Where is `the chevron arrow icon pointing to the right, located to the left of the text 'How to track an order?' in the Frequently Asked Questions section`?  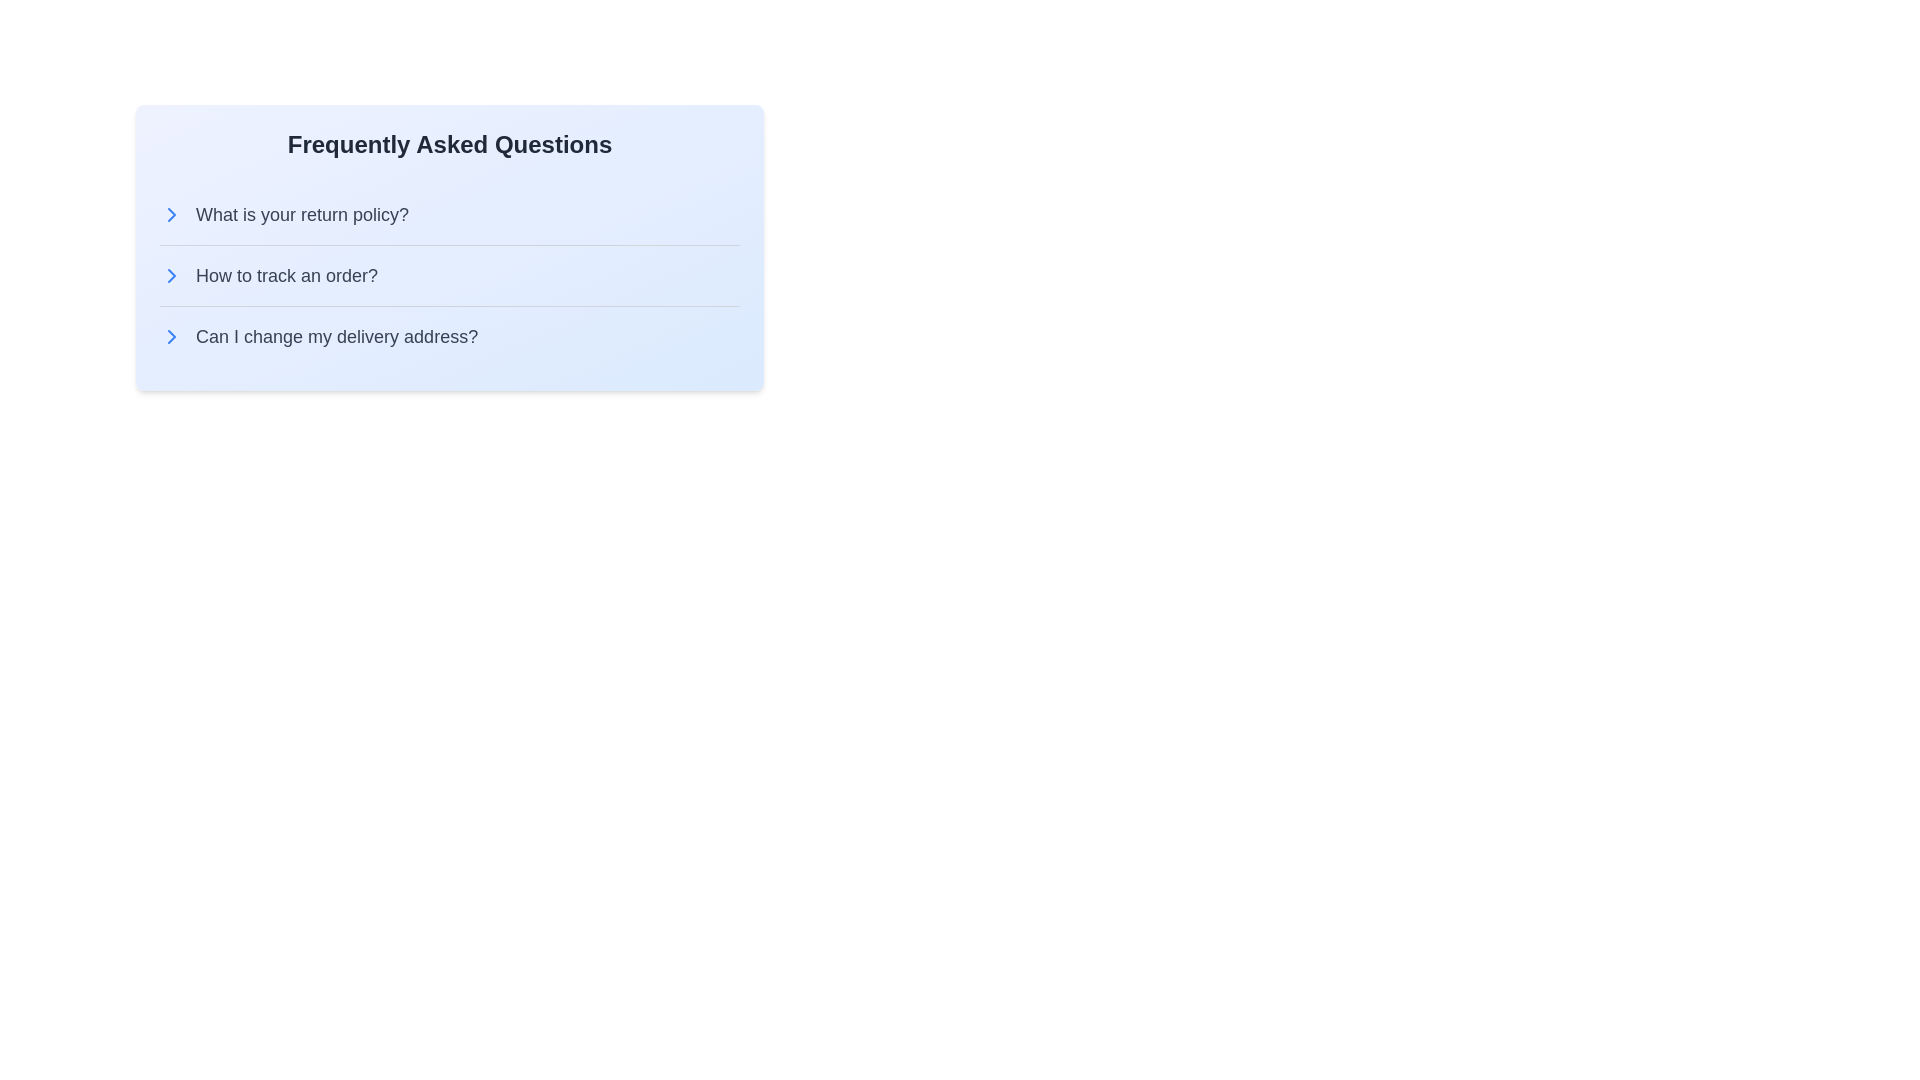 the chevron arrow icon pointing to the right, located to the left of the text 'How to track an order?' in the Frequently Asked Questions section is located at coordinates (172, 276).